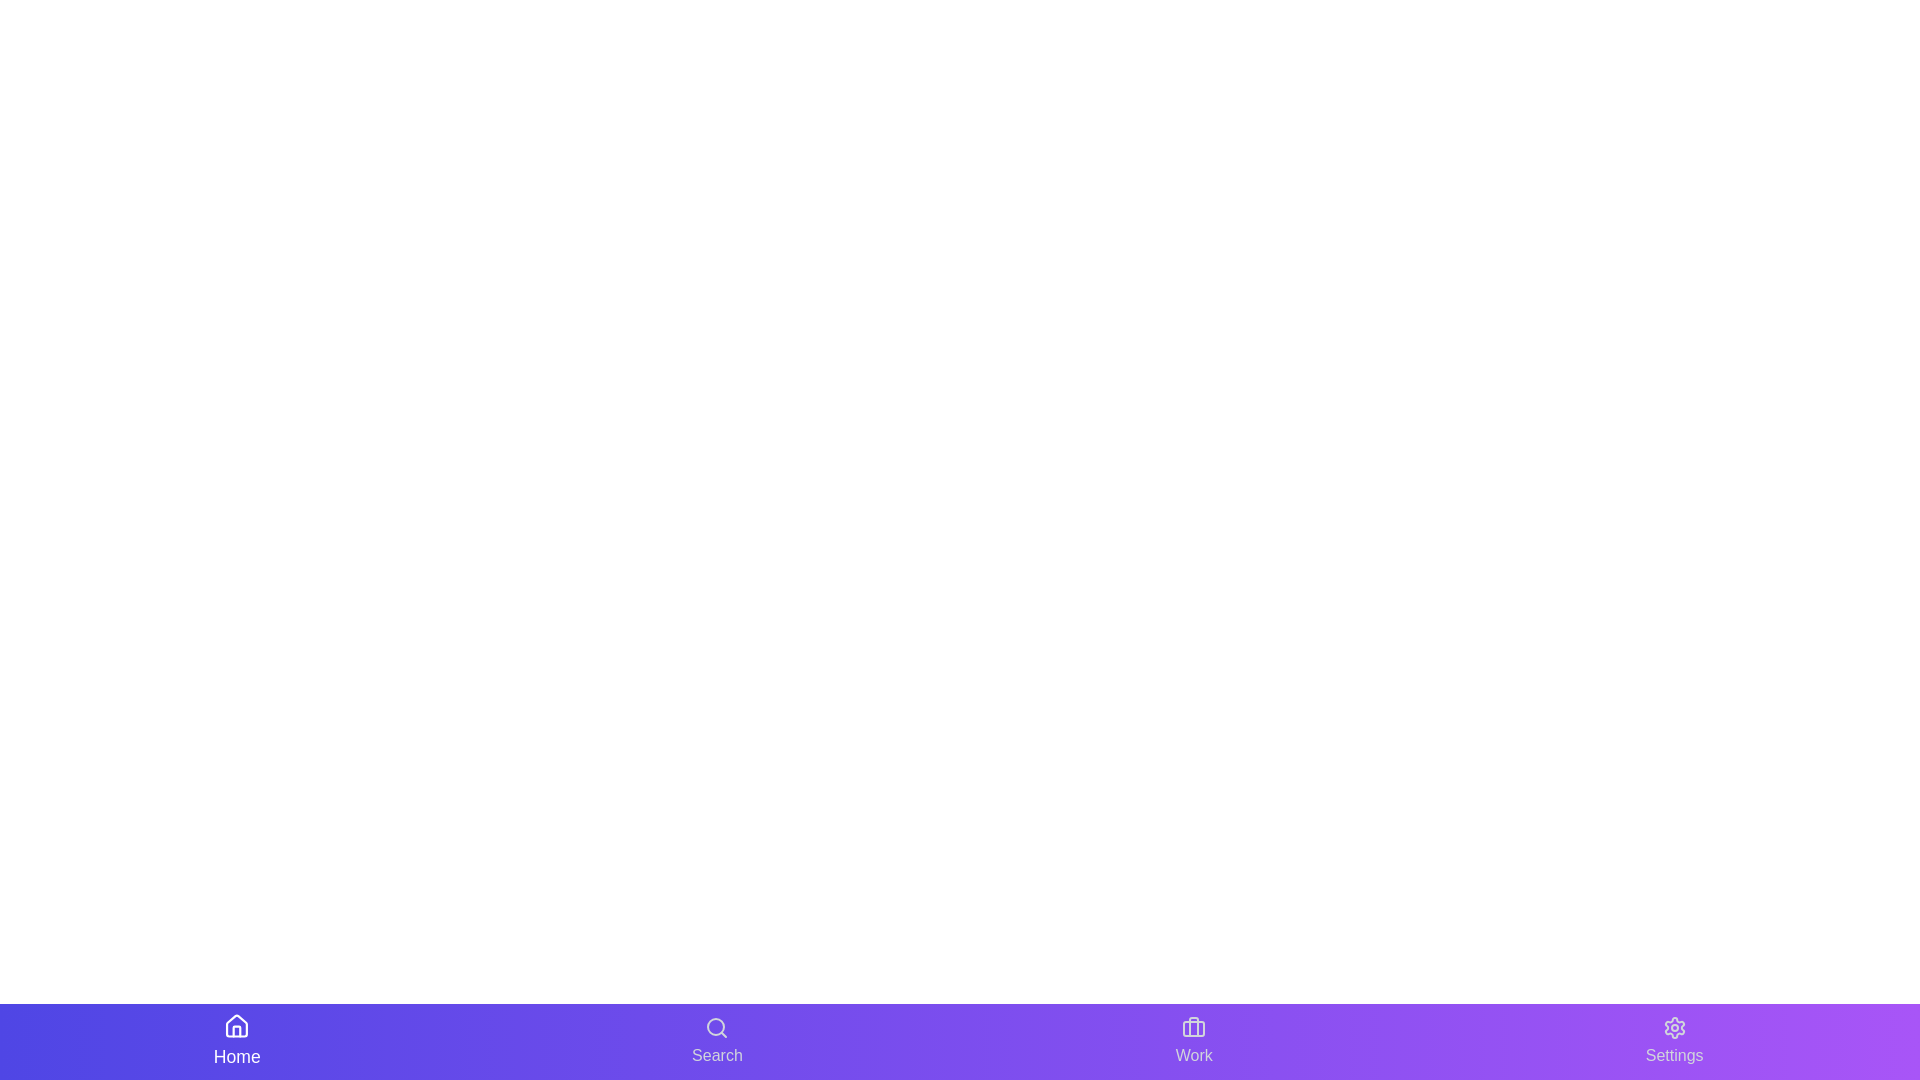 The image size is (1920, 1080). What do you see at coordinates (1194, 1040) in the screenshot?
I see `the navigation button labeled Work to inspect its tooltip` at bounding box center [1194, 1040].